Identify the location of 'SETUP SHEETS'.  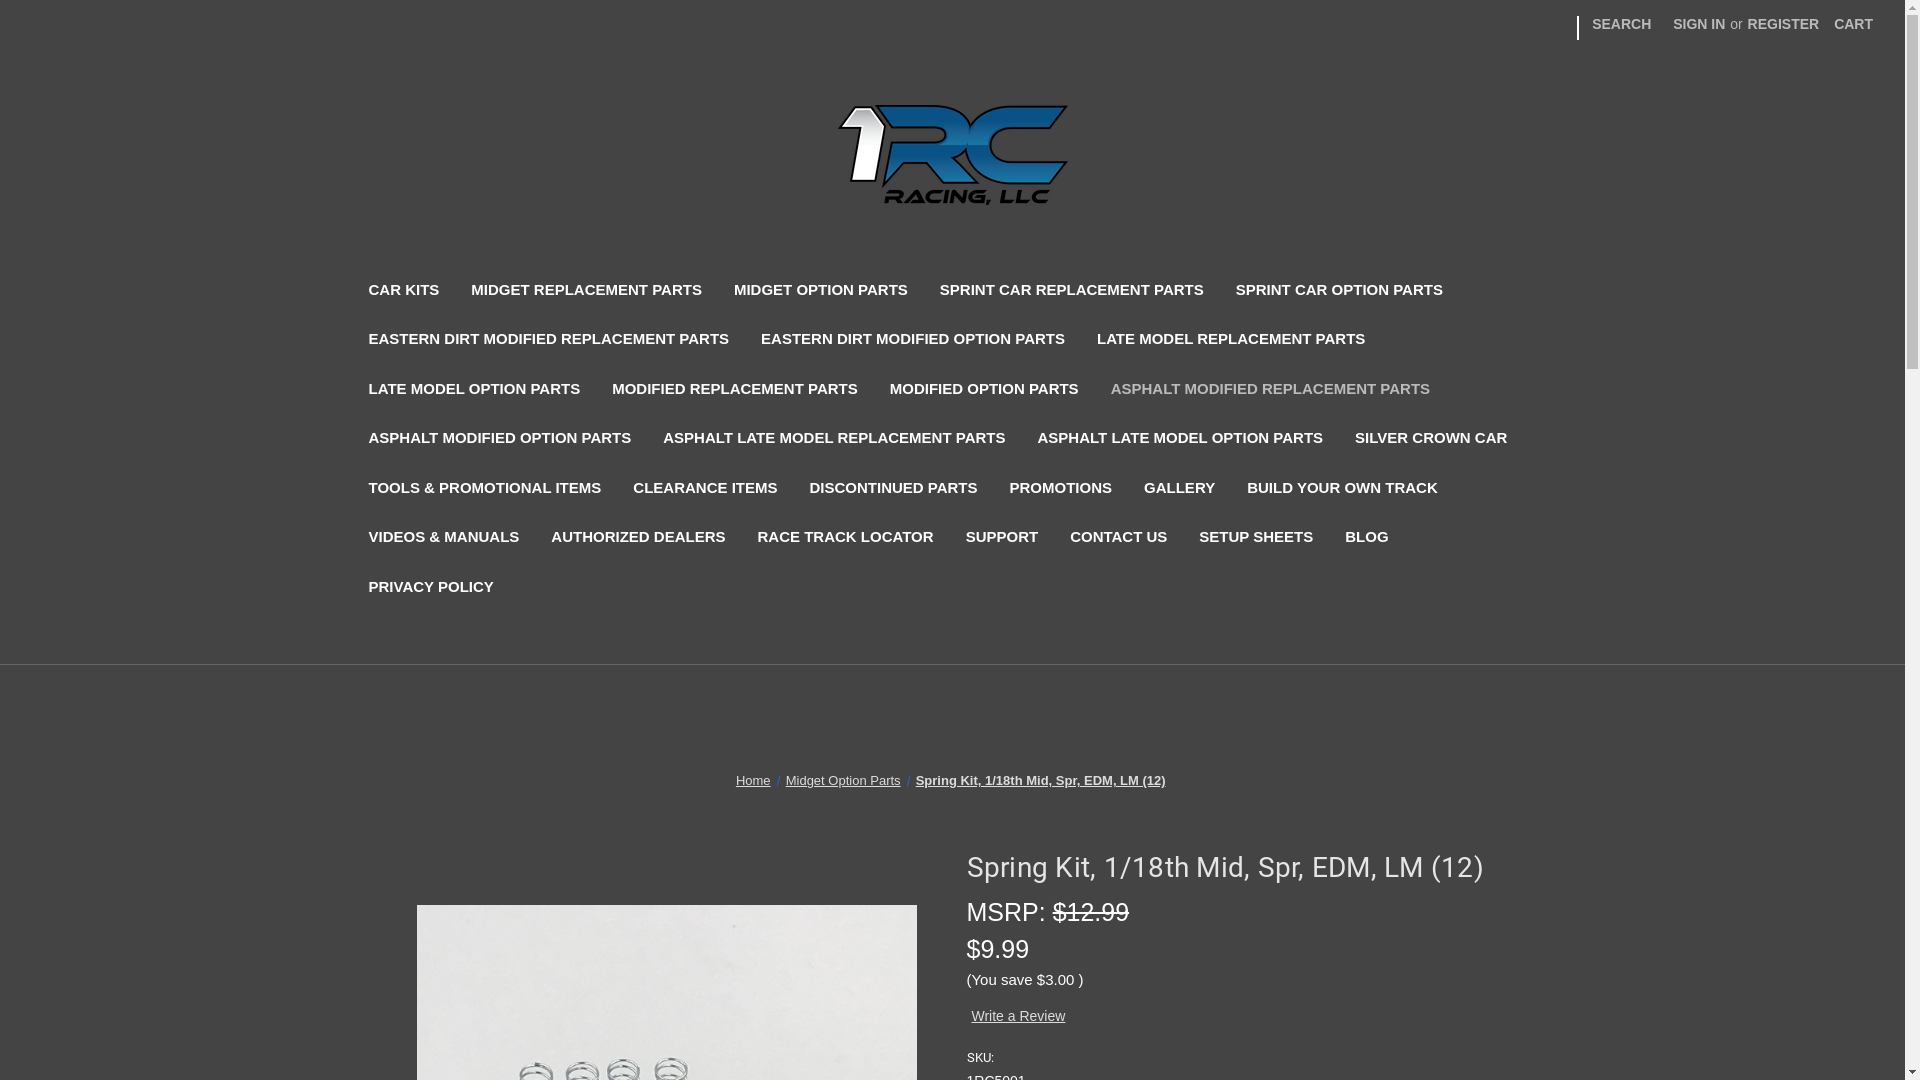
(1255, 538).